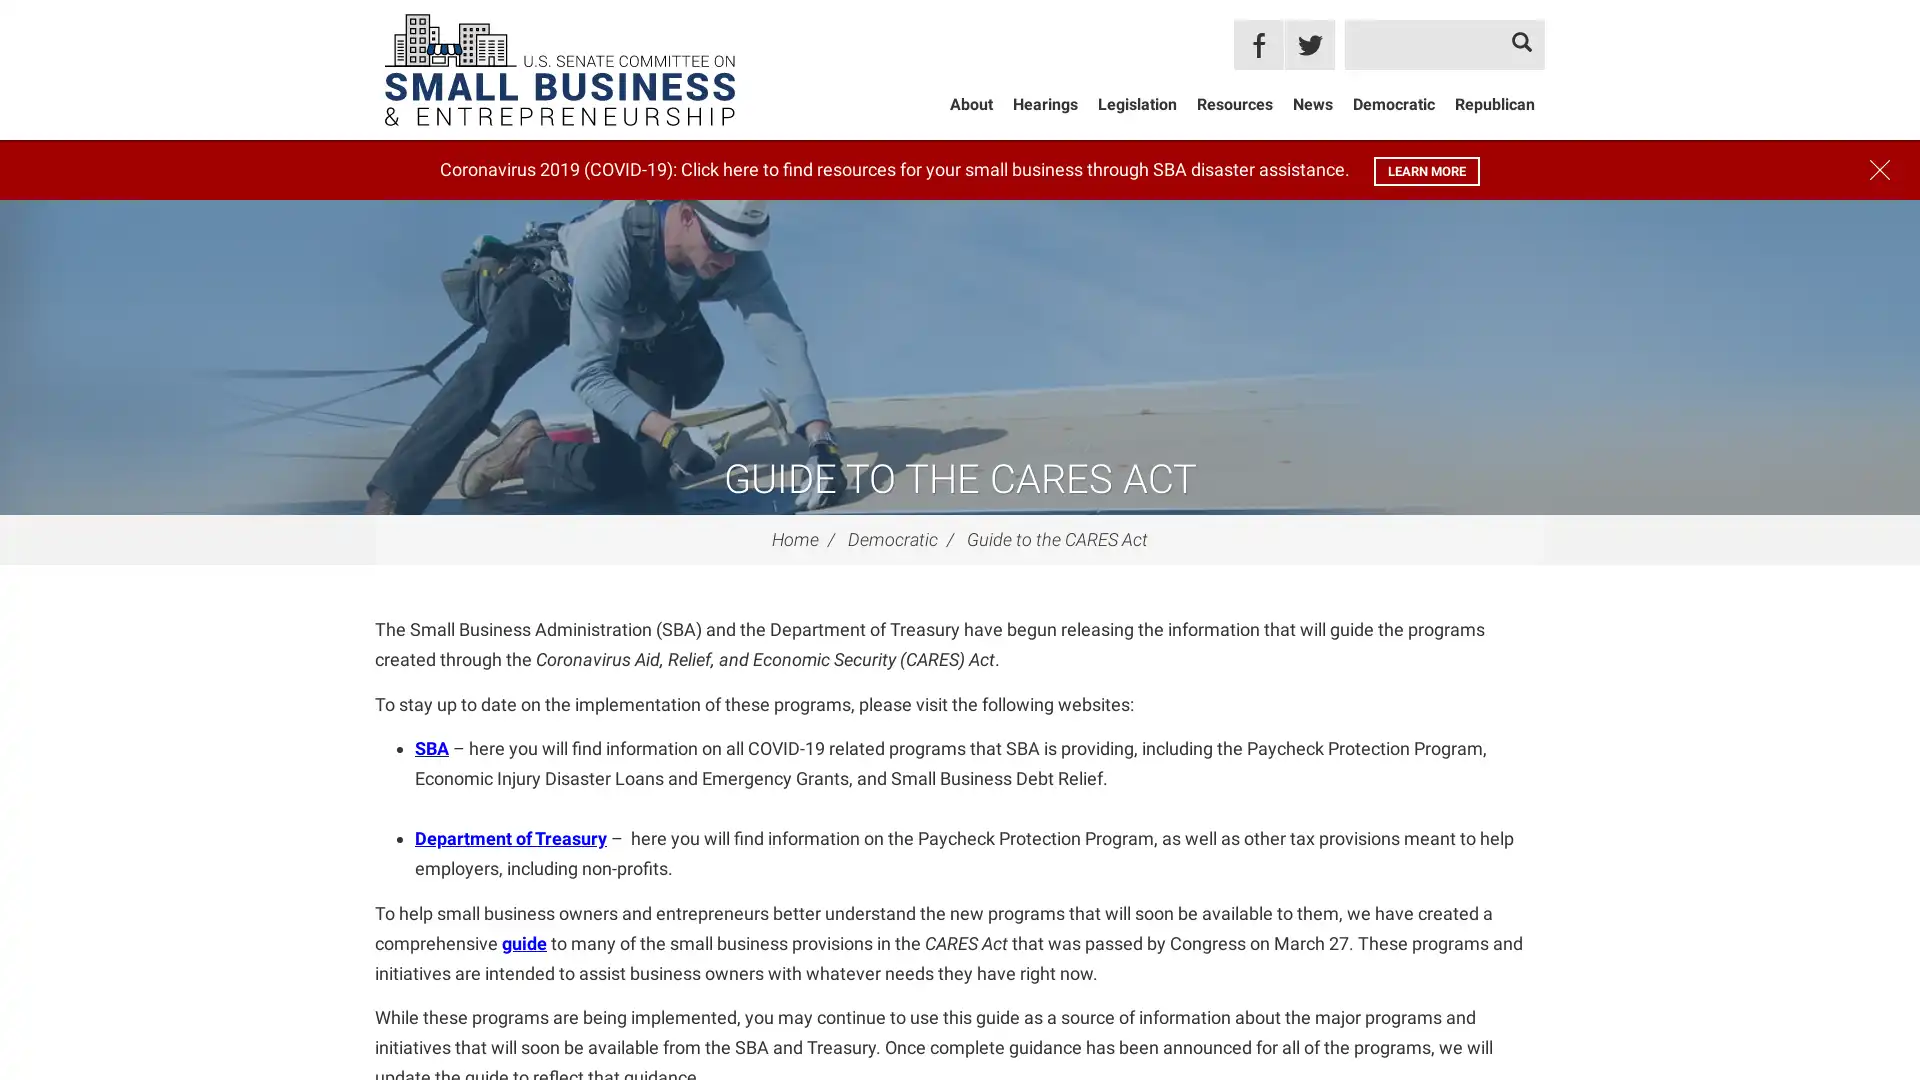 This screenshot has height=1080, width=1920. I want to click on Search, so click(1520, 45).